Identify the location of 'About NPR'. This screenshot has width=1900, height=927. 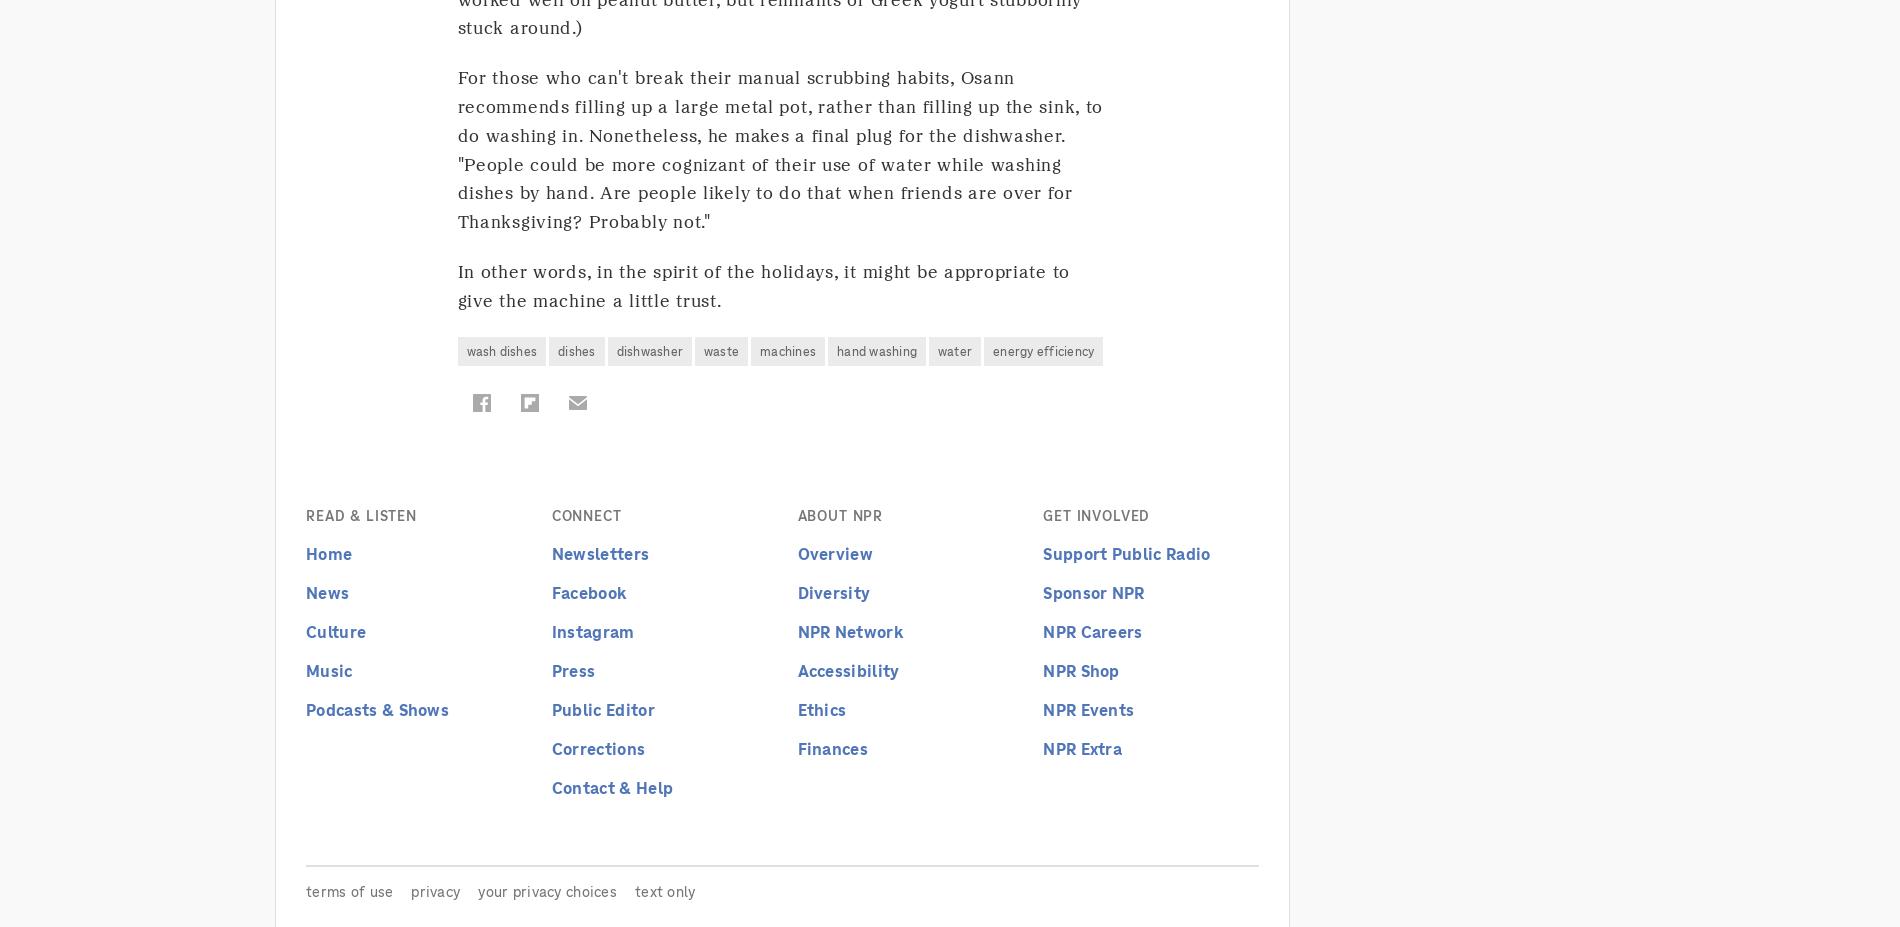
(838, 515).